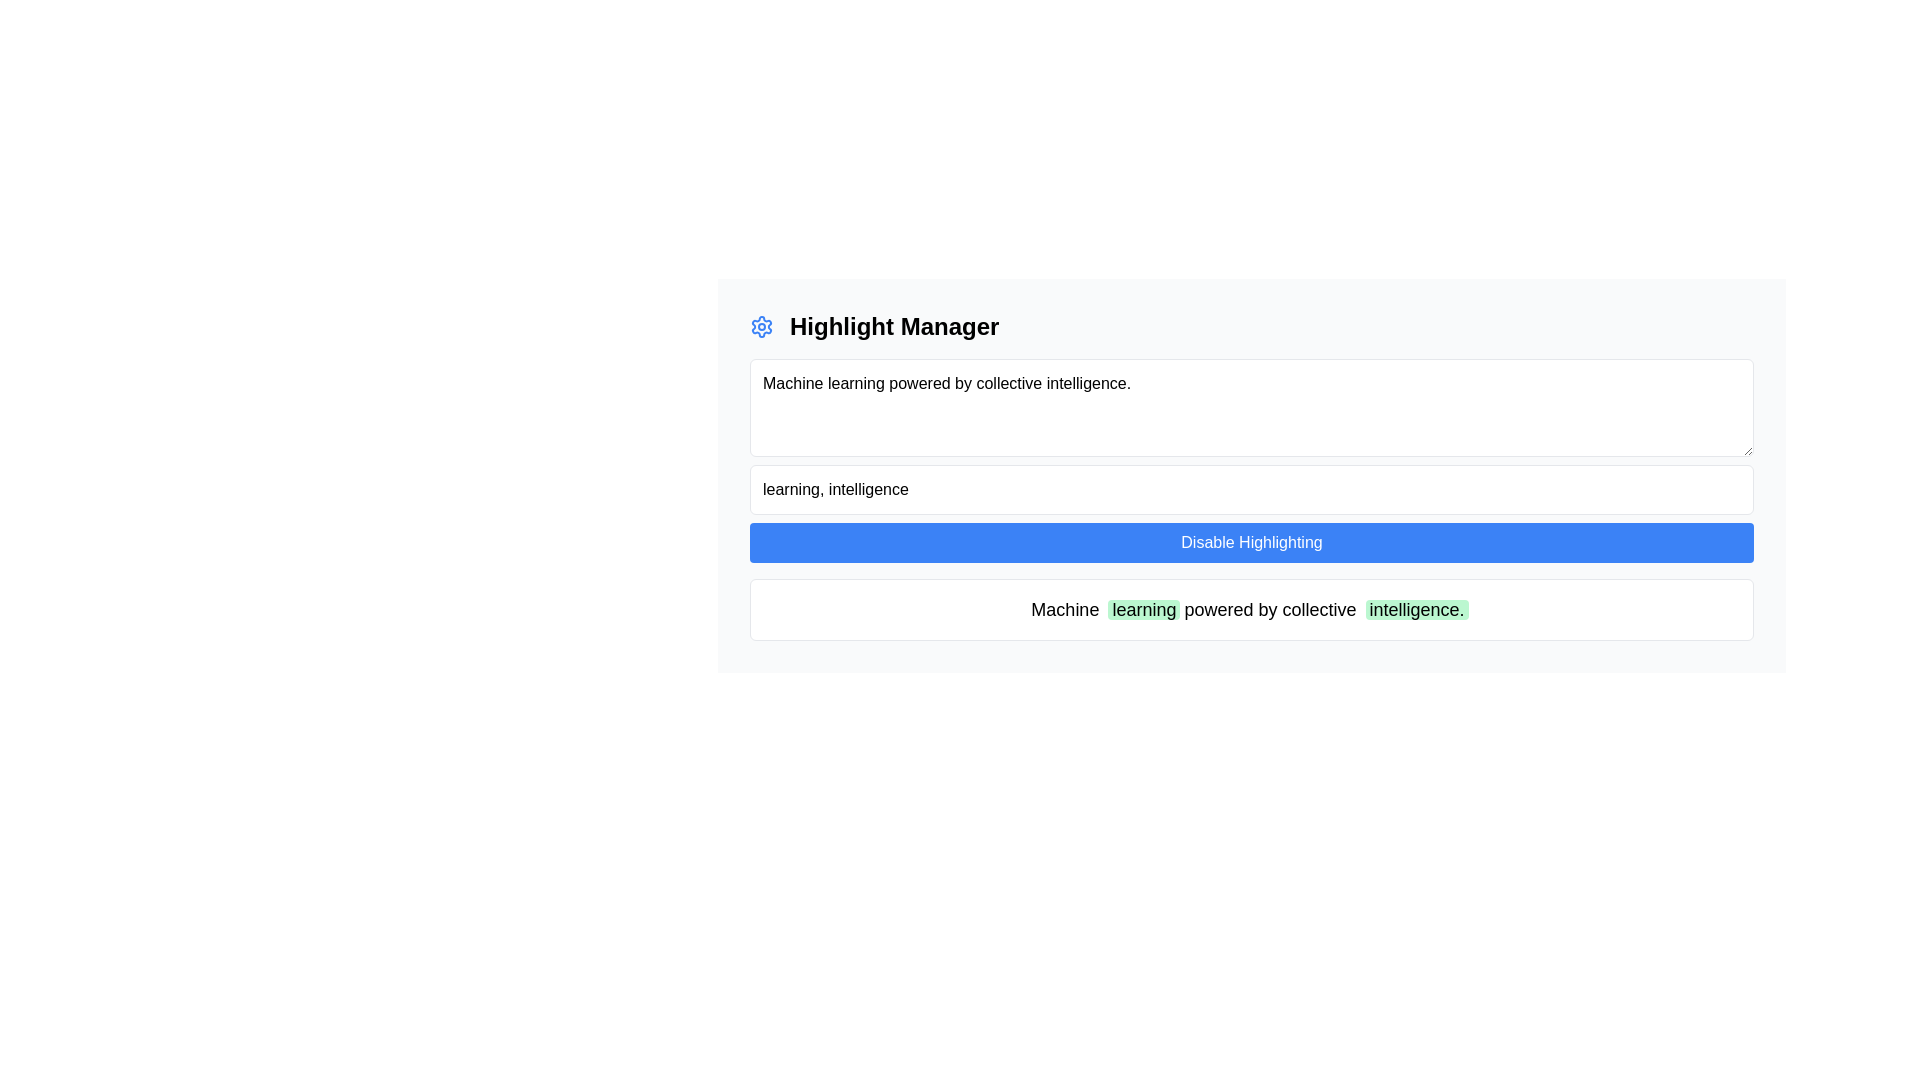 The image size is (1920, 1080). I want to click on the blue settings icon, which is a gear symbol located to the immediate left of the text 'Highlight Manager', so click(761, 326).